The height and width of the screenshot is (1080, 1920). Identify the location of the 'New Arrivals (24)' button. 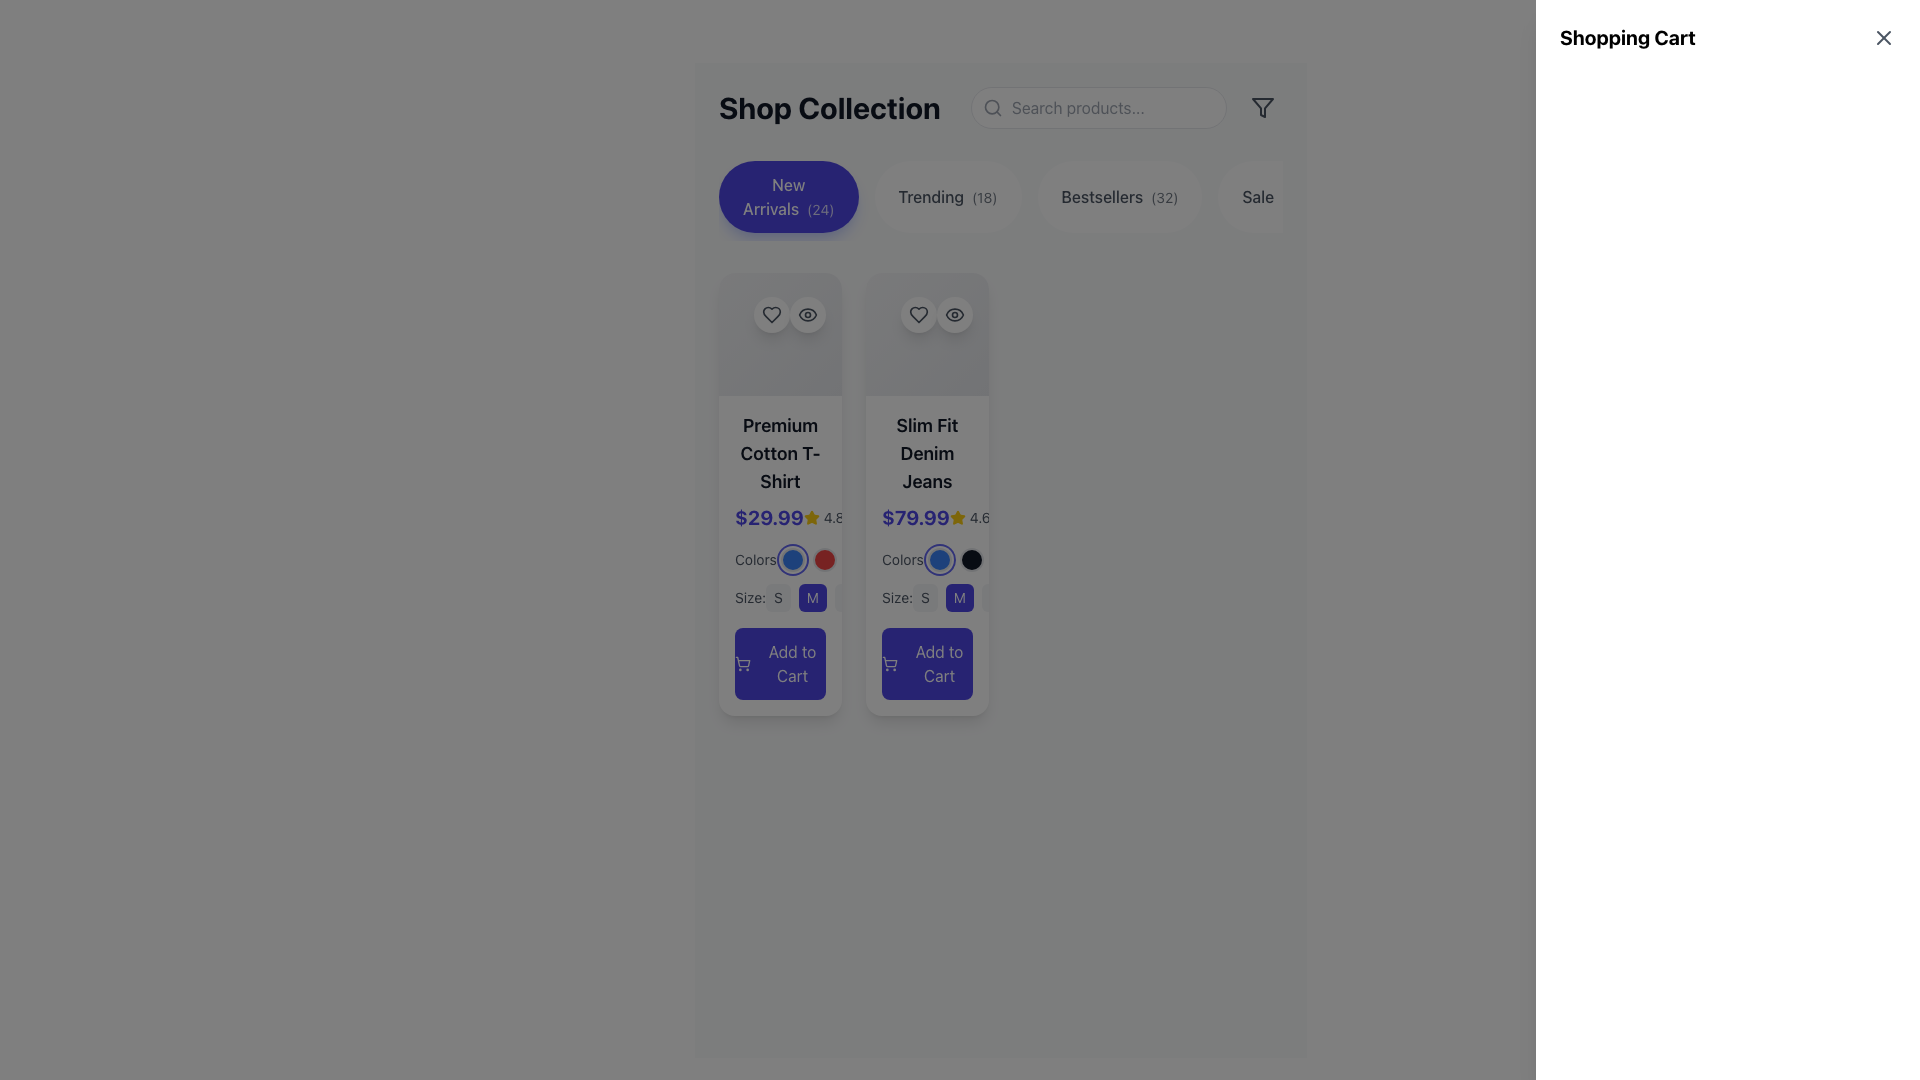
(787, 196).